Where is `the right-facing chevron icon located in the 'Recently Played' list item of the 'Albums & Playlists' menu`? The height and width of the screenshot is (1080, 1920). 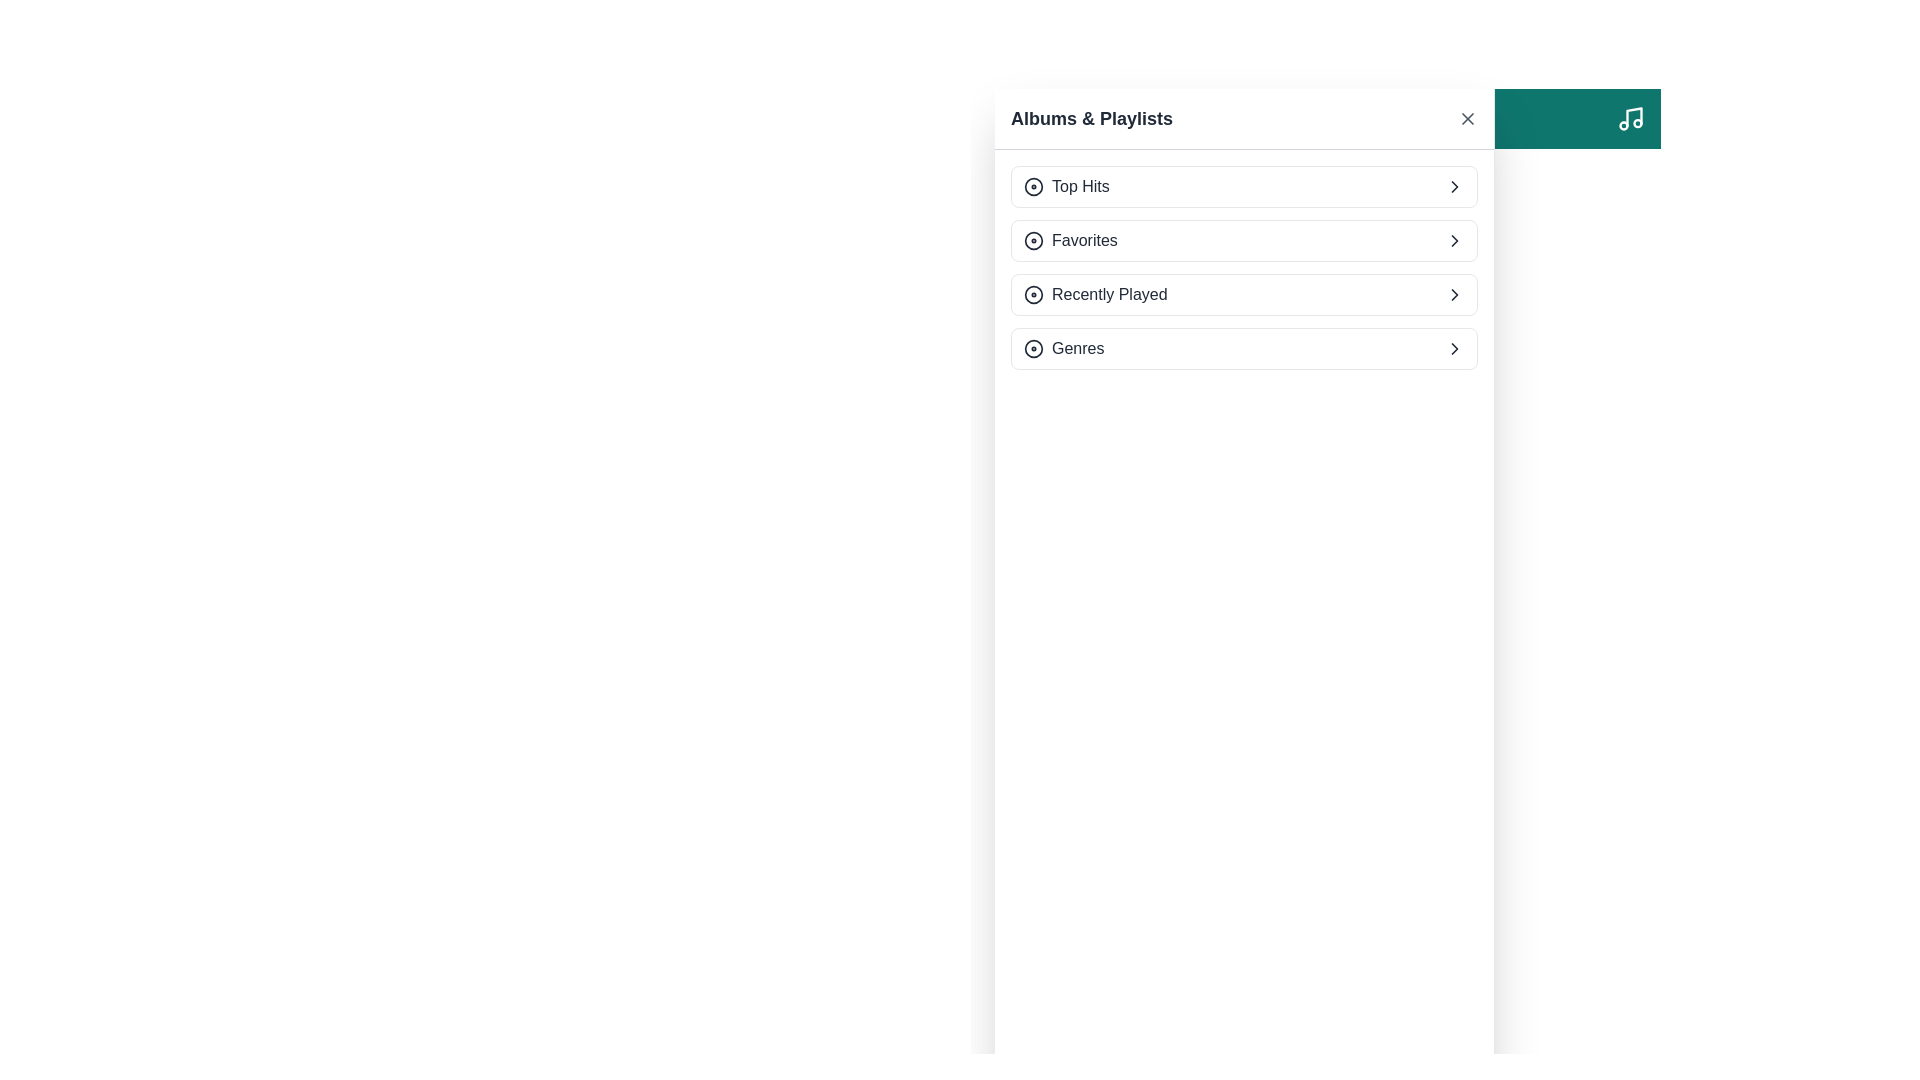
the right-facing chevron icon located in the 'Recently Played' list item of the 'Albums & Playlists' menu is located at coordinates (1454, 294).